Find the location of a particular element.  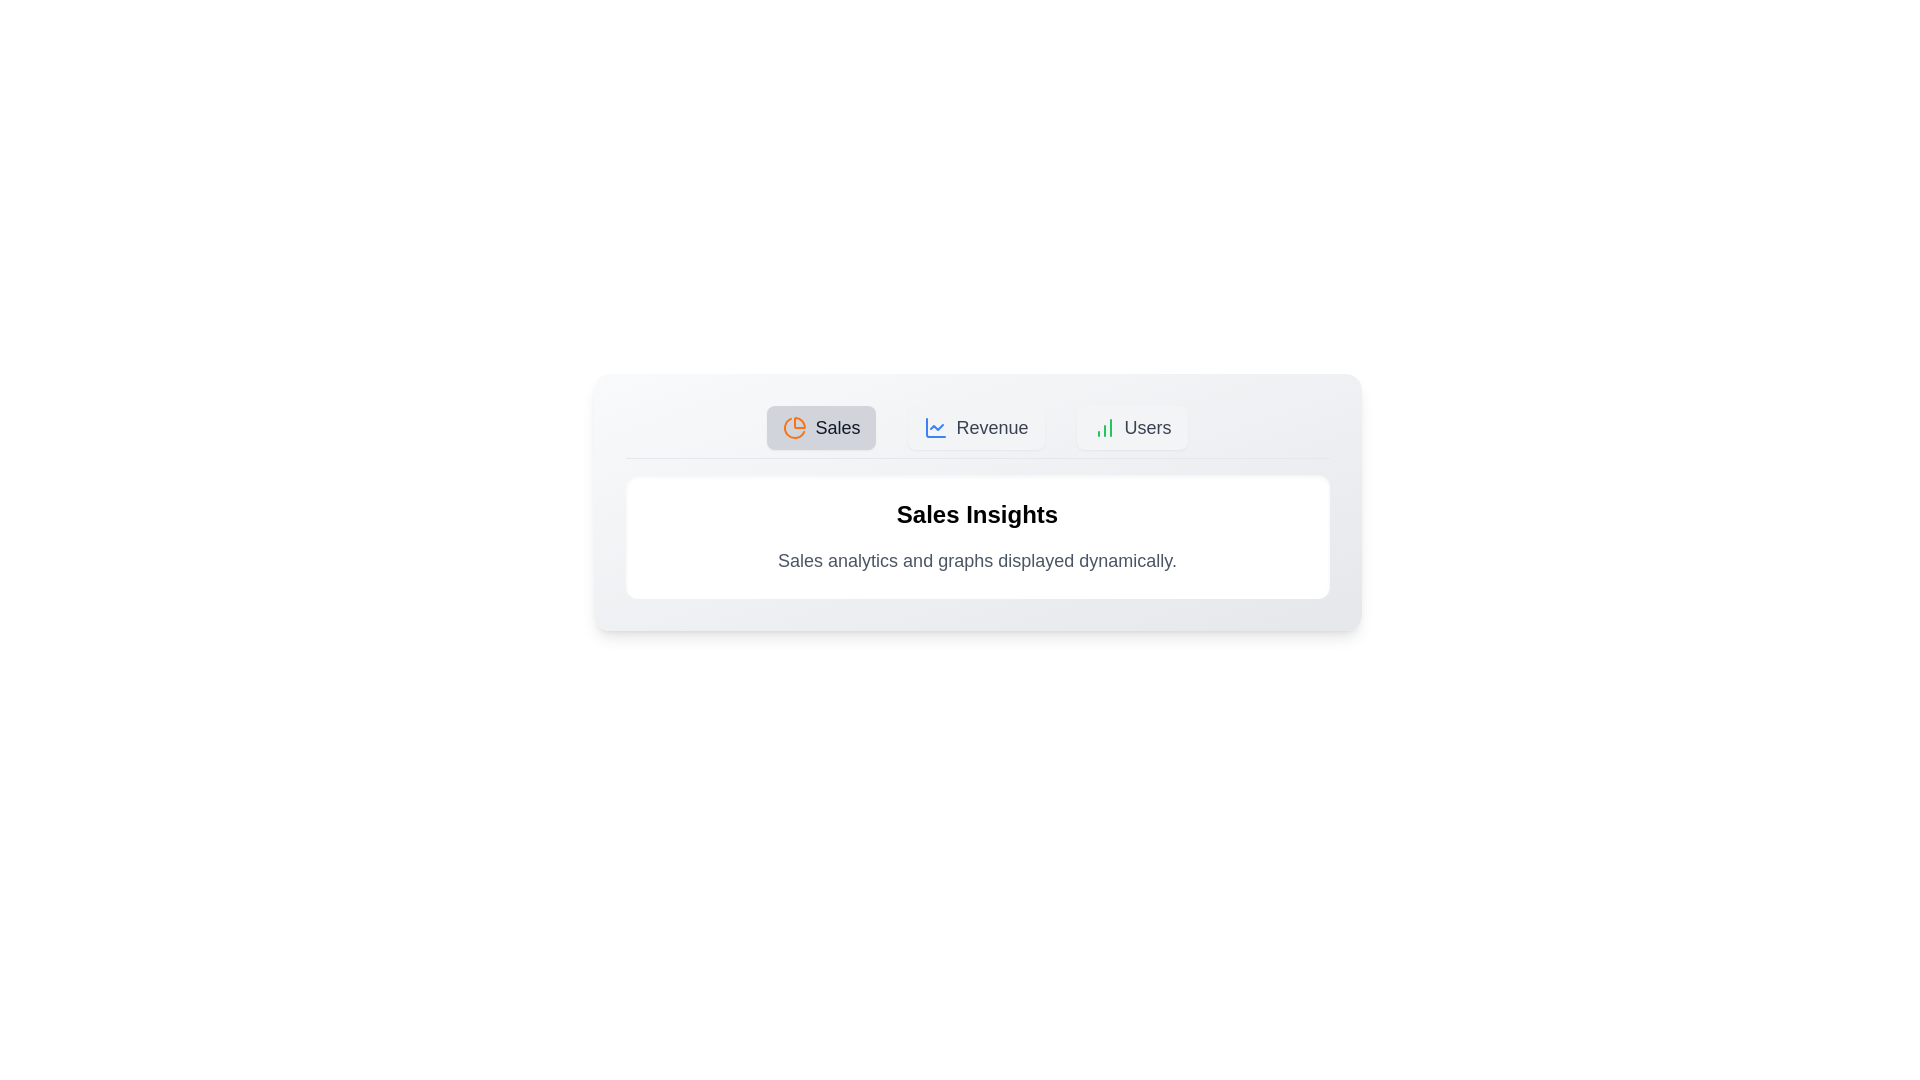

the tab labeled Sales is located at coordinates (821, 427).